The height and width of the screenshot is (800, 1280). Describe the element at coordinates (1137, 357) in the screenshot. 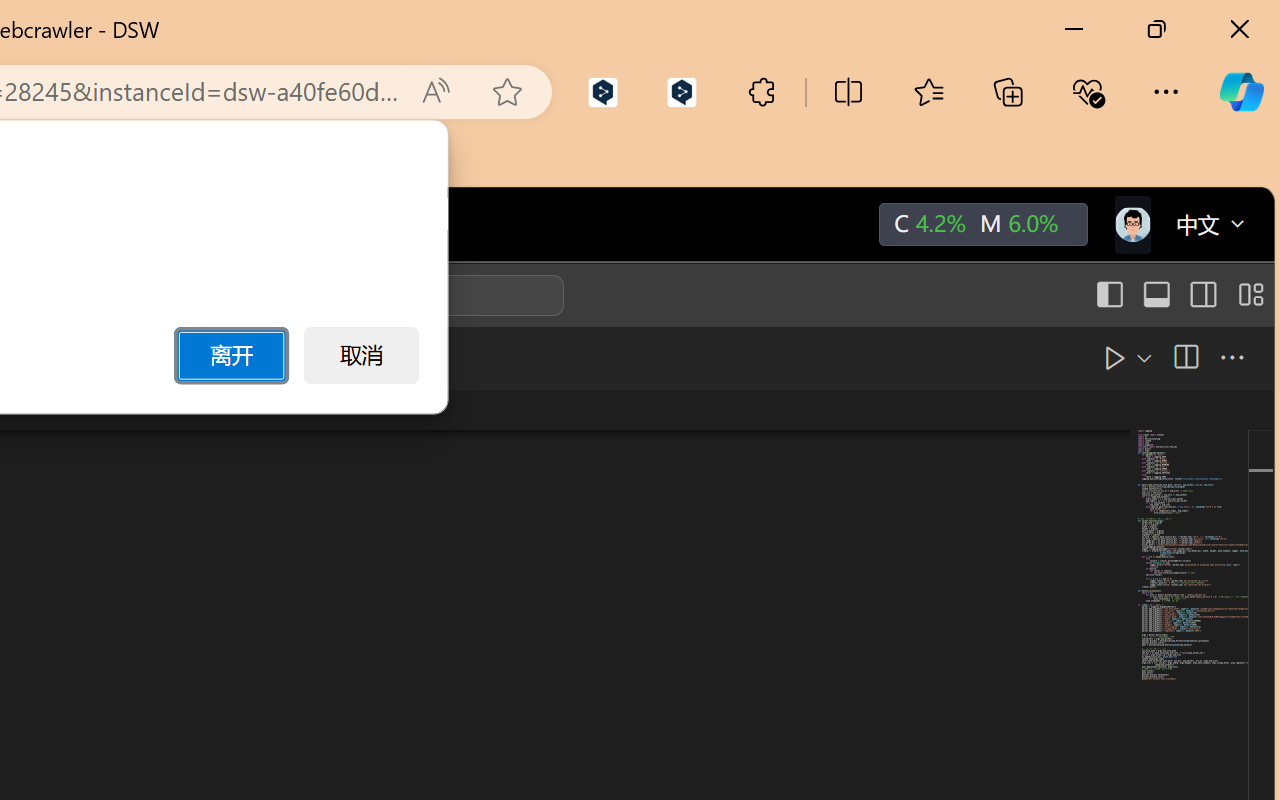

I see `'Open Changes'` at that location.